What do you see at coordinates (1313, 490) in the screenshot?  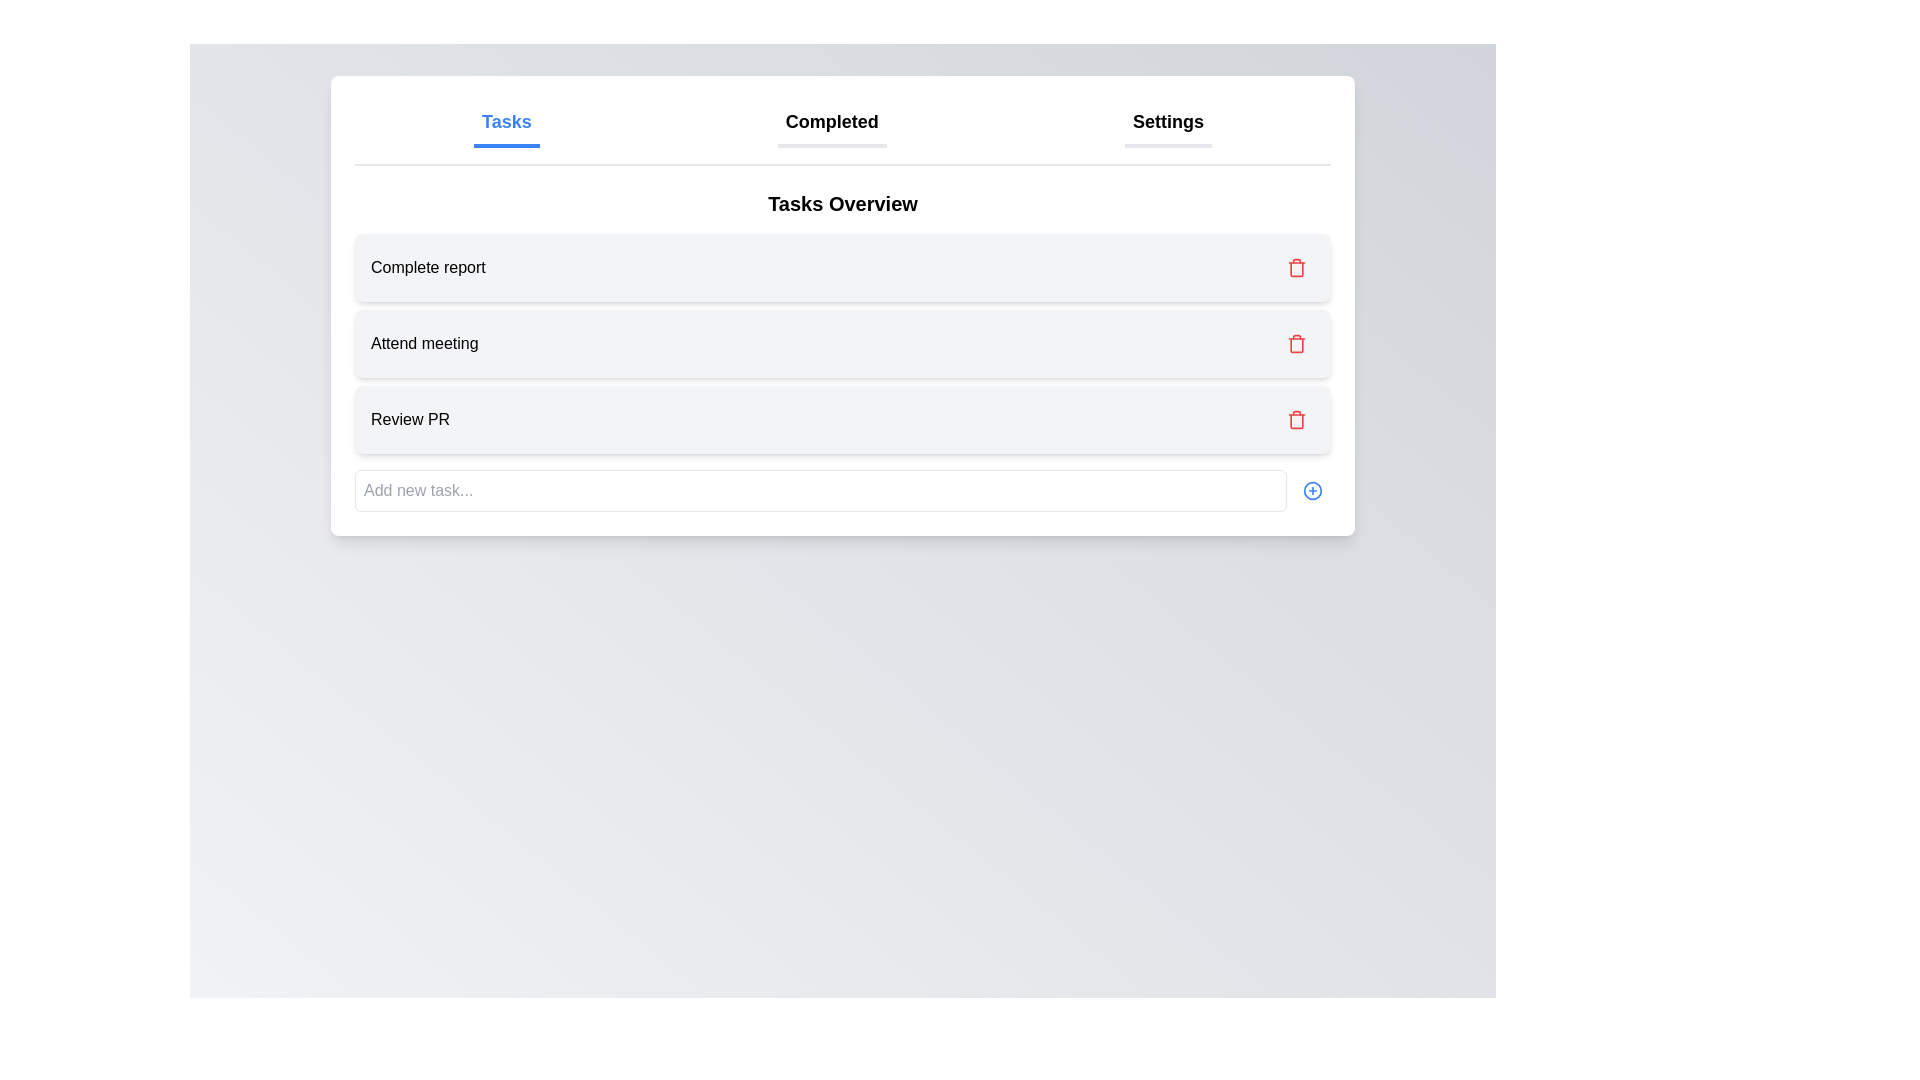 I see `the circular button with a blue border and a centered '+' symbol located at the bottom-right corner of the task input field` at bounding box center [1313, 490].